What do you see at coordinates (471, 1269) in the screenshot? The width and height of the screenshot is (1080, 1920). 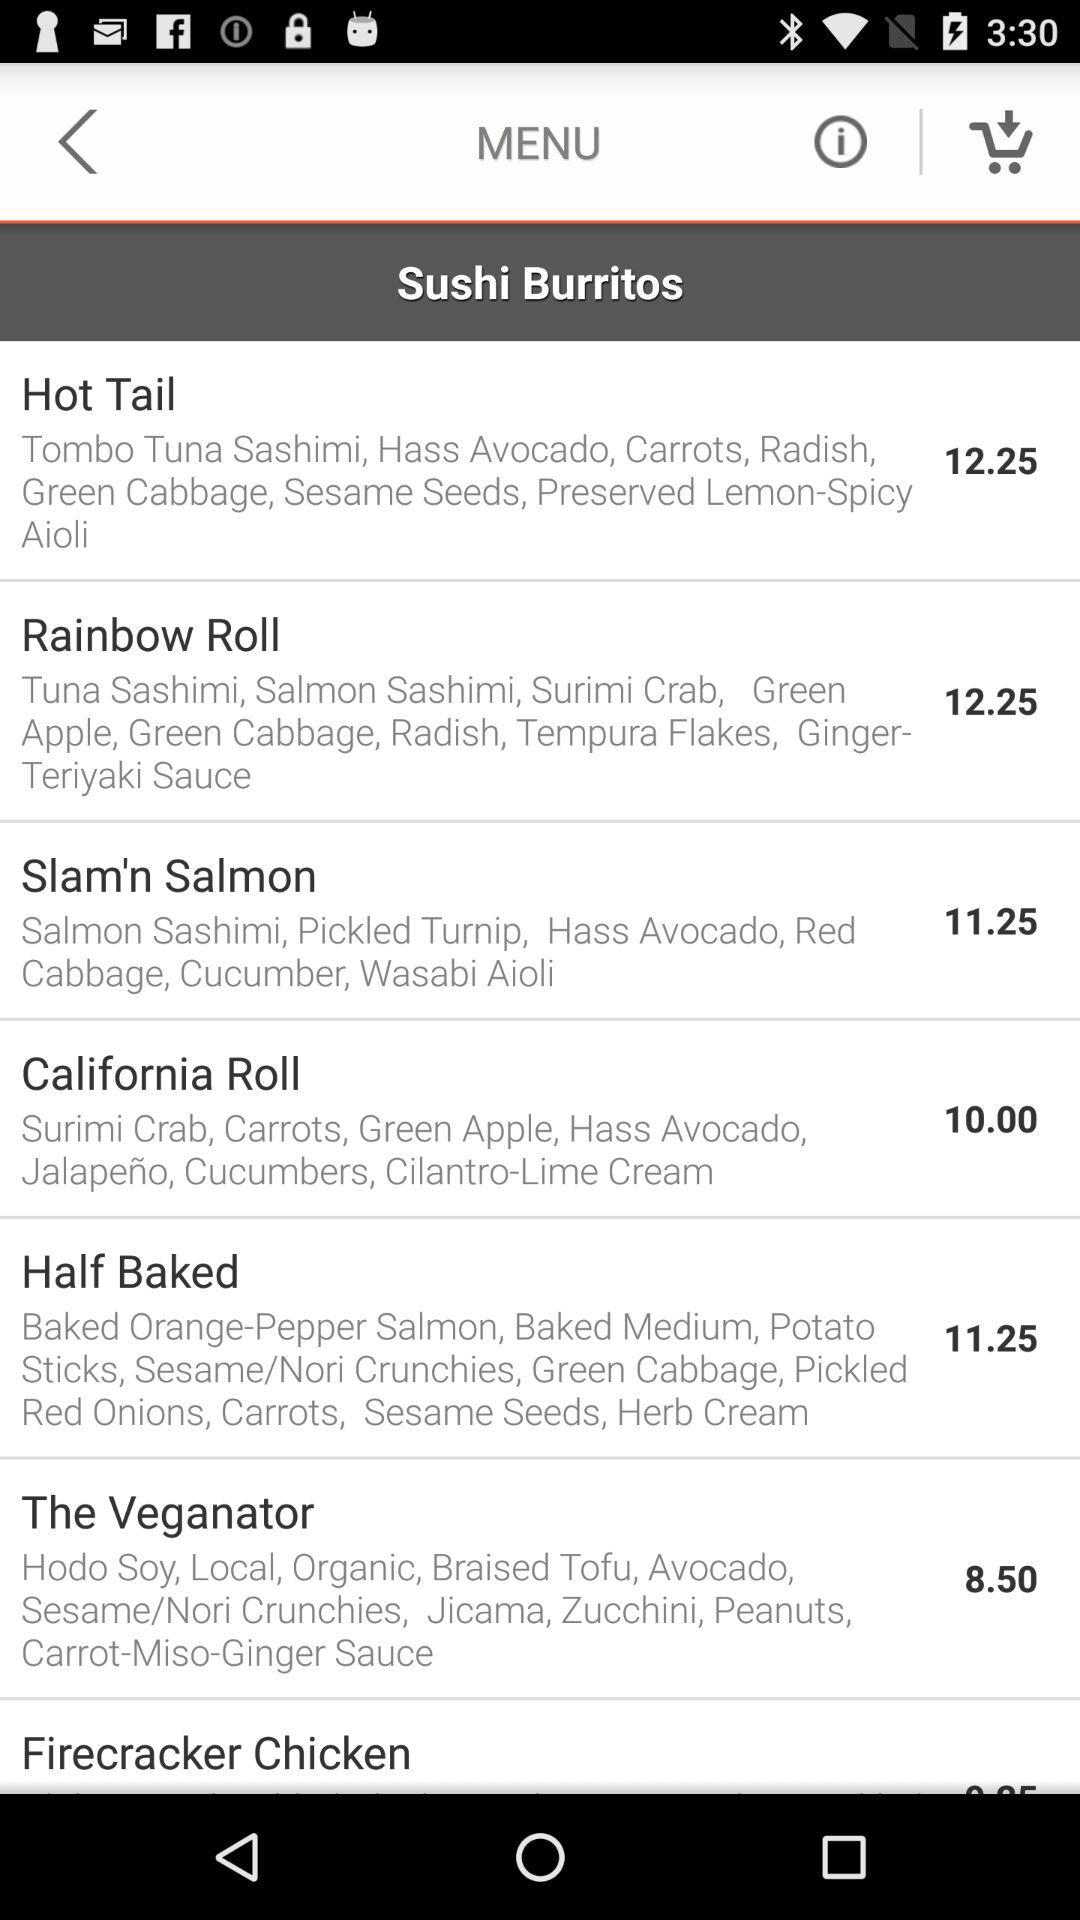 I see `the icon above baked orange pepper icon` at bounding box center [471, 1269].